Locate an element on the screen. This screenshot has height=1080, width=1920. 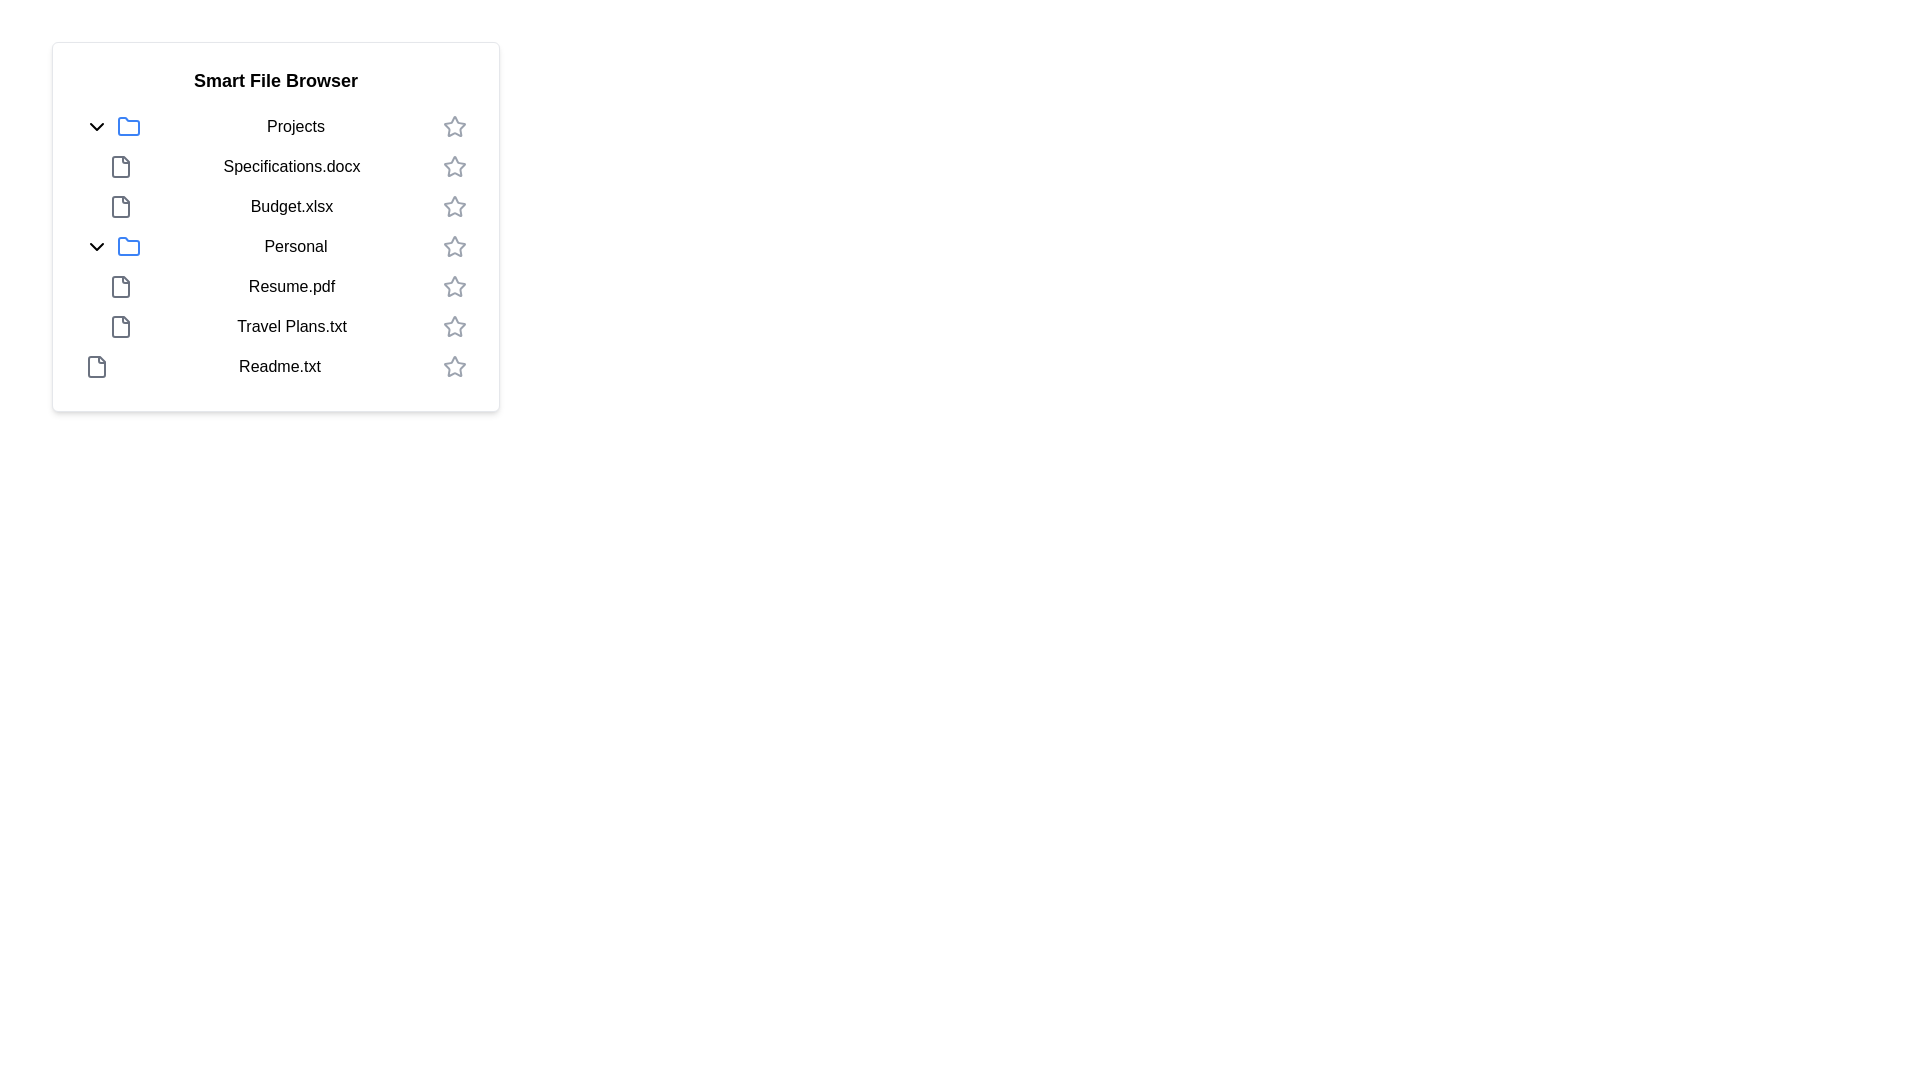
the document file icon that has a rectangular shape with a folded top-right corner, located to the left of the text 'Specifications.docx' is located at coordinates (119, 165).